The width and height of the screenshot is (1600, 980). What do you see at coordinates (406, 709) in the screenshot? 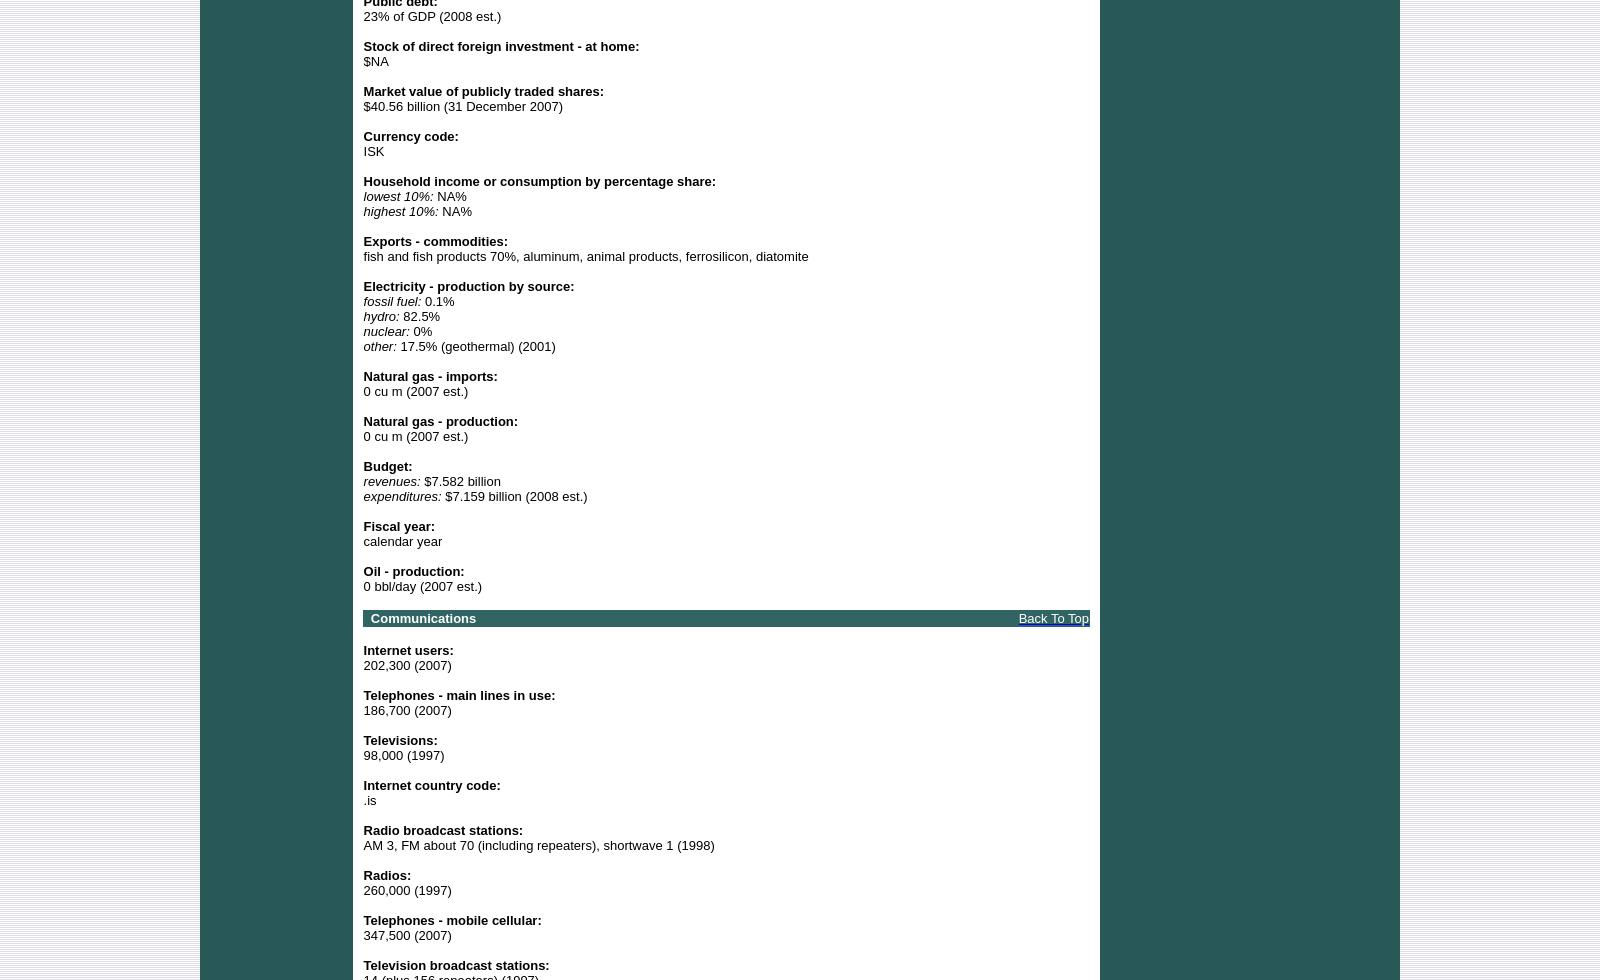
I see `'186,700 (2007)'` at bounding box center [406, 709].